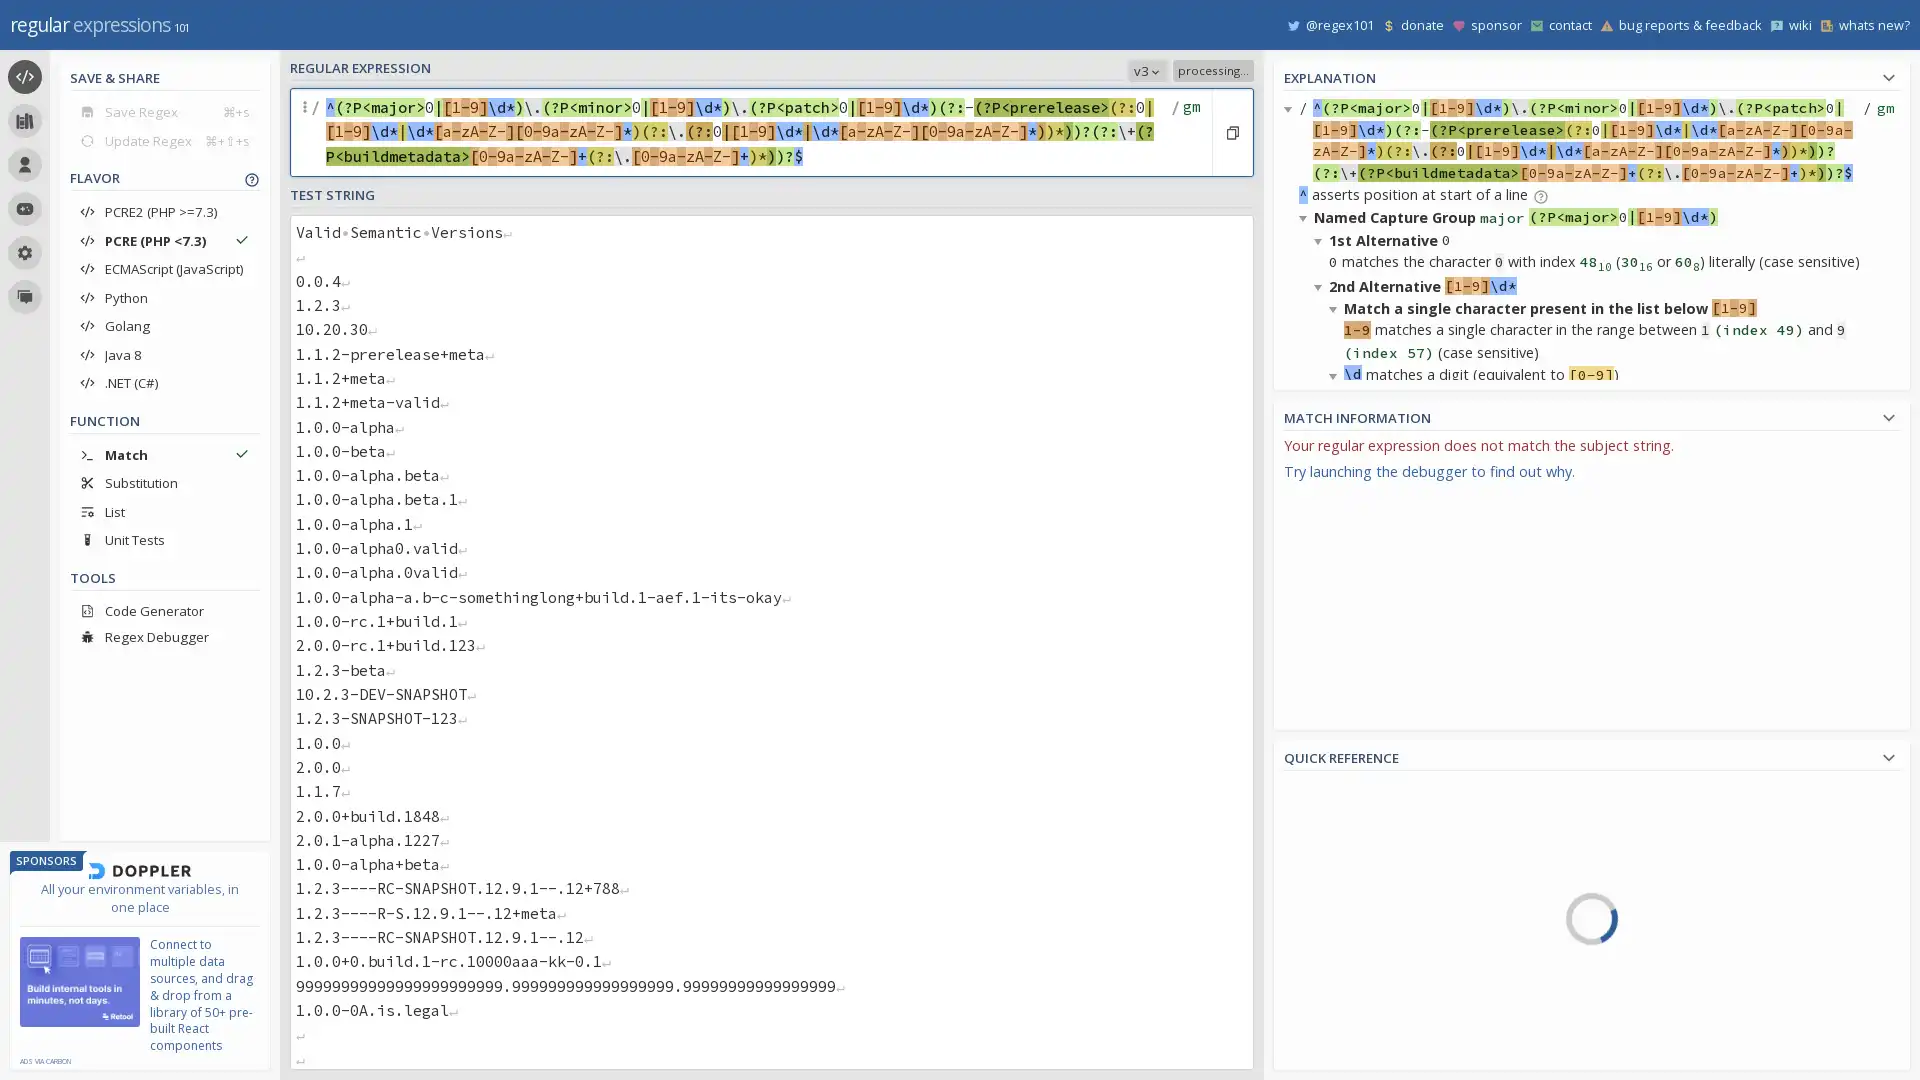  What do you see at coordinates (164, 139) in the screenshot?
I see `Update Regex ++s` at bounding box center [164, 139].